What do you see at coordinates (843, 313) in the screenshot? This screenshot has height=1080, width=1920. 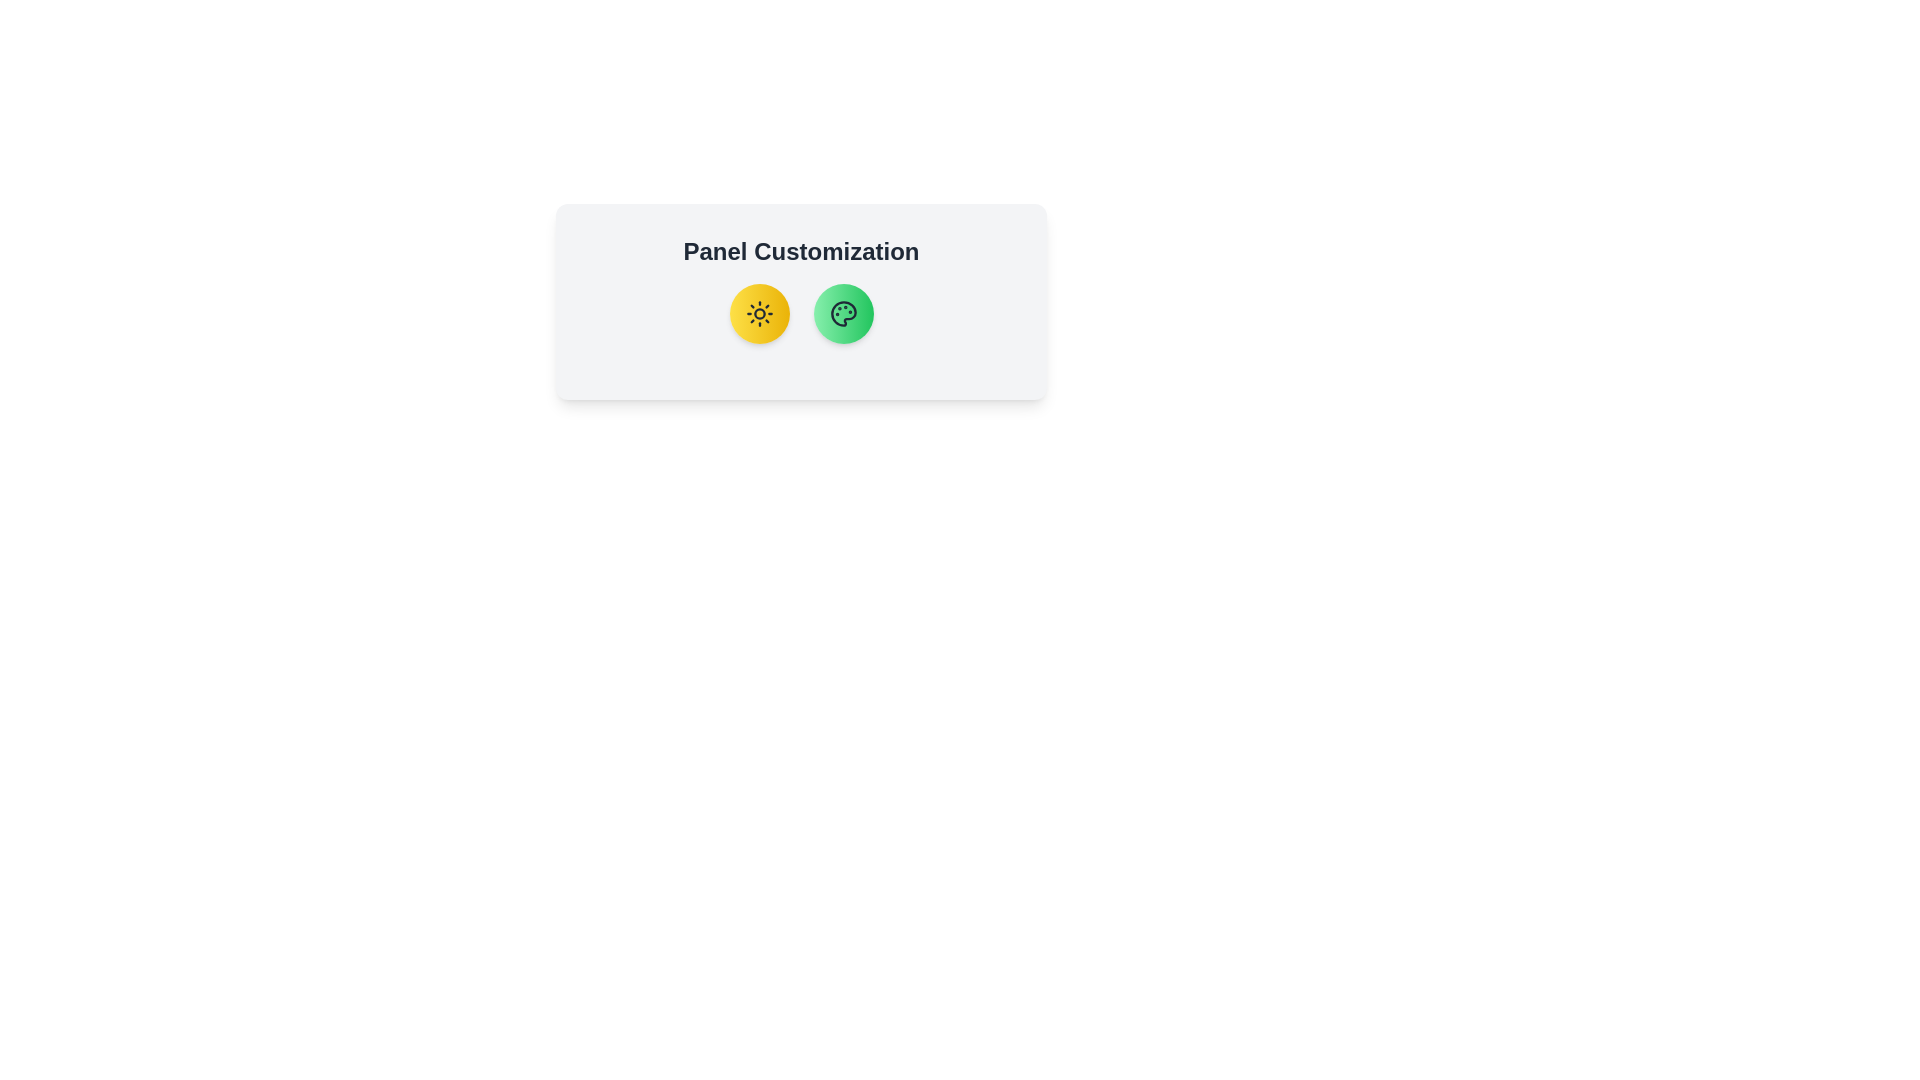 I see `the circular icon button with a gradient green background and a palette symbol` at bounding box center [843, 313].